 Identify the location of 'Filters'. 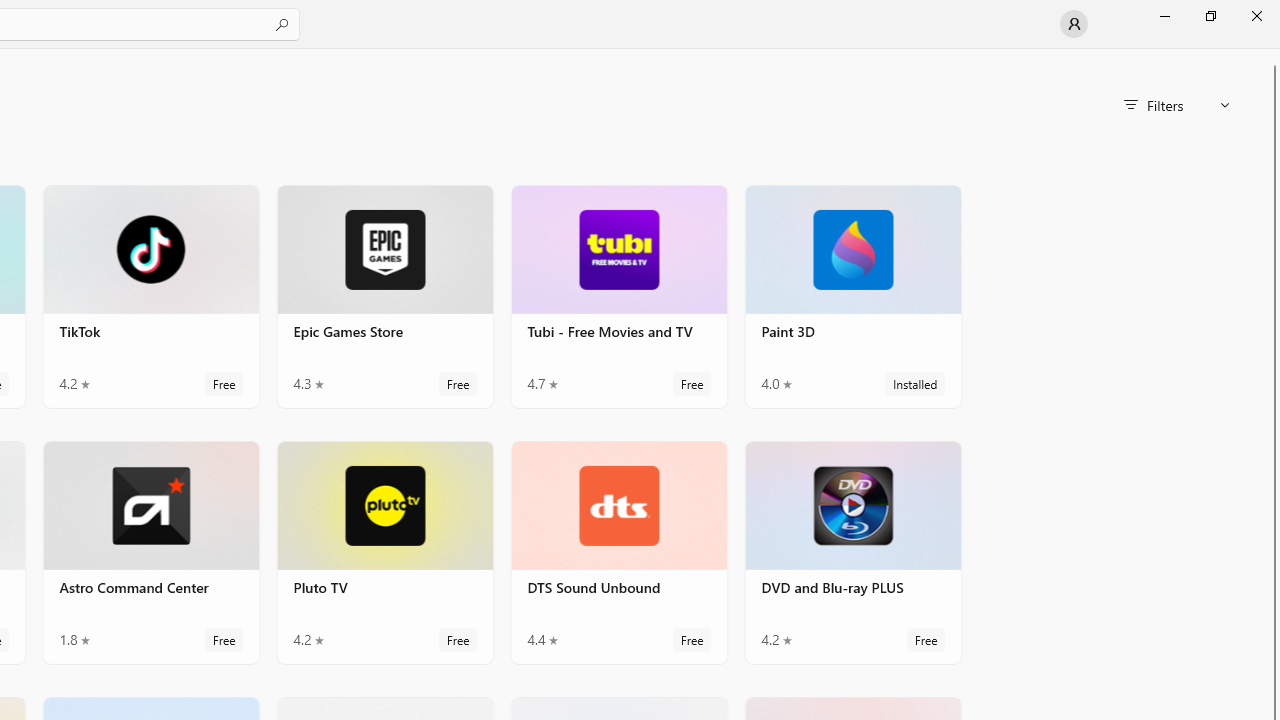
(1176, 105).